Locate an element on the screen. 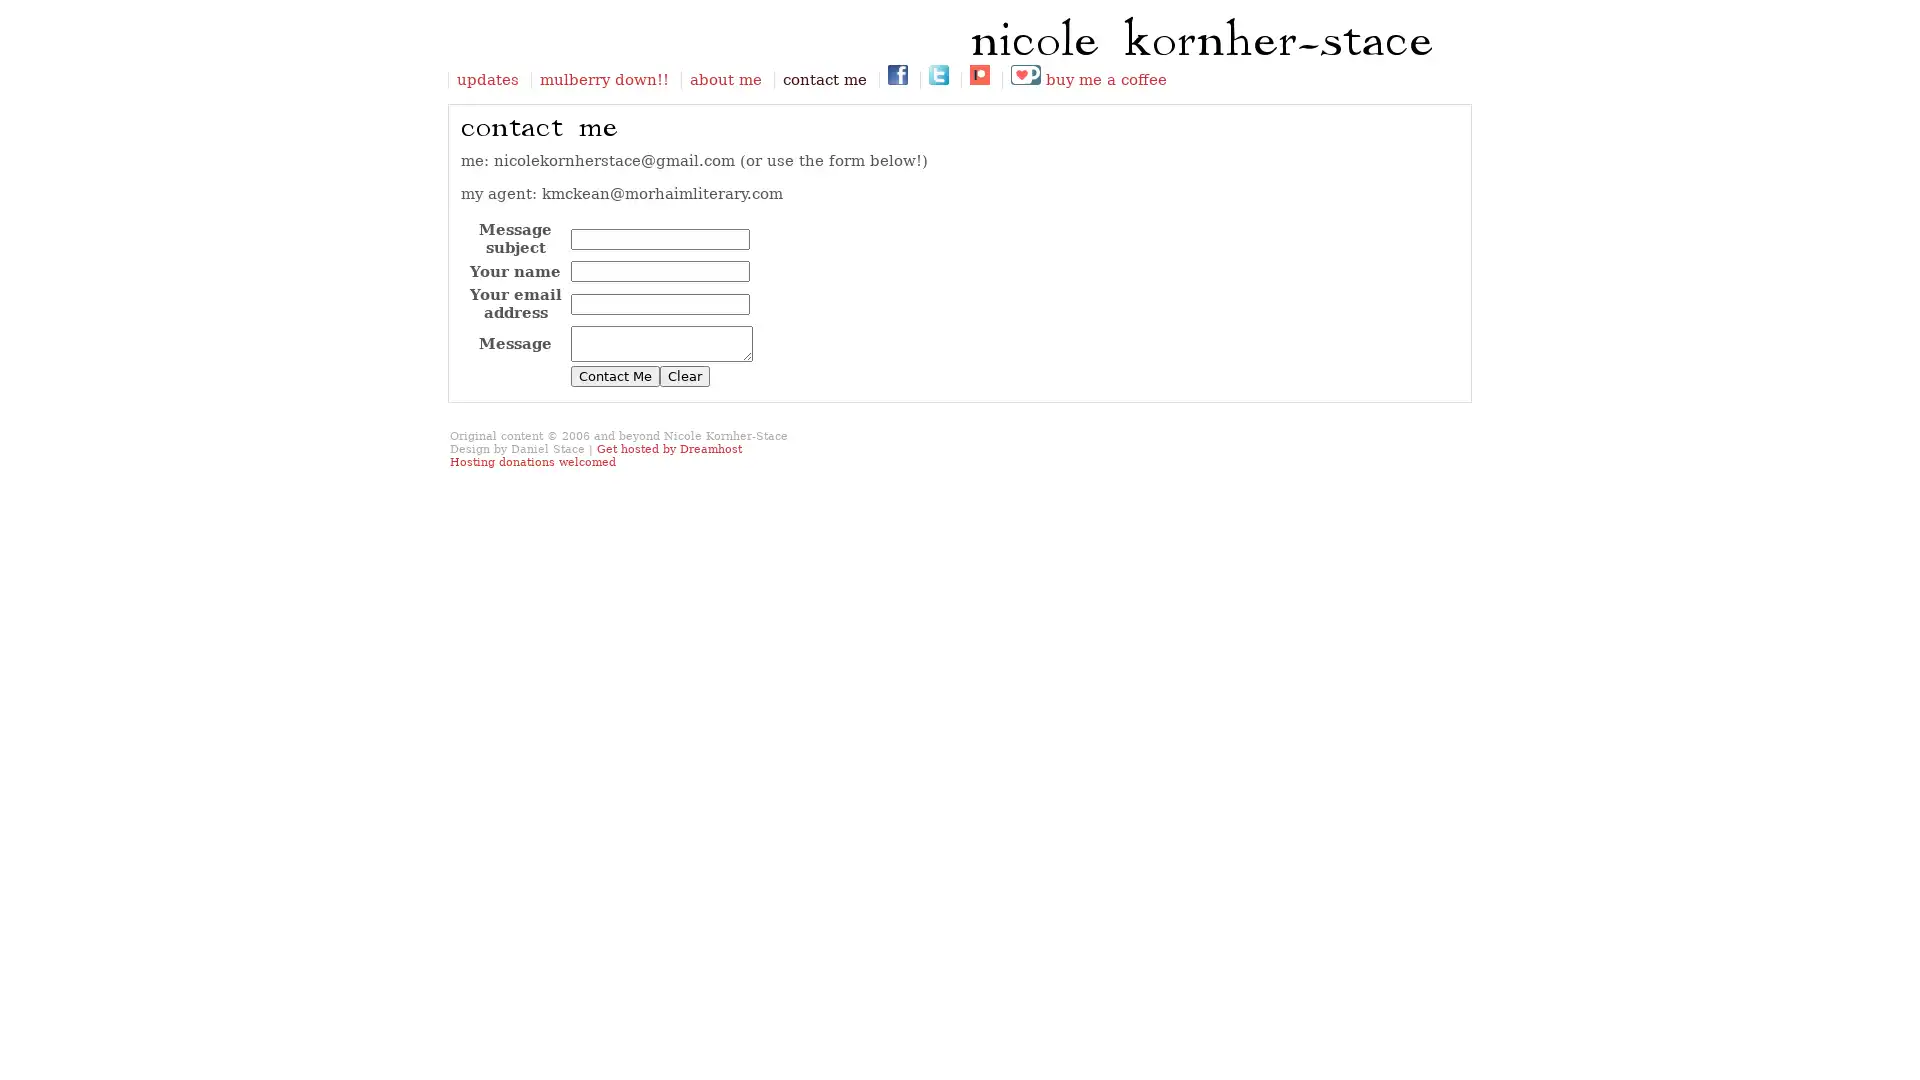 This screenshot has width=1920, height=1080. Clear is located at coordinates (685, 376).